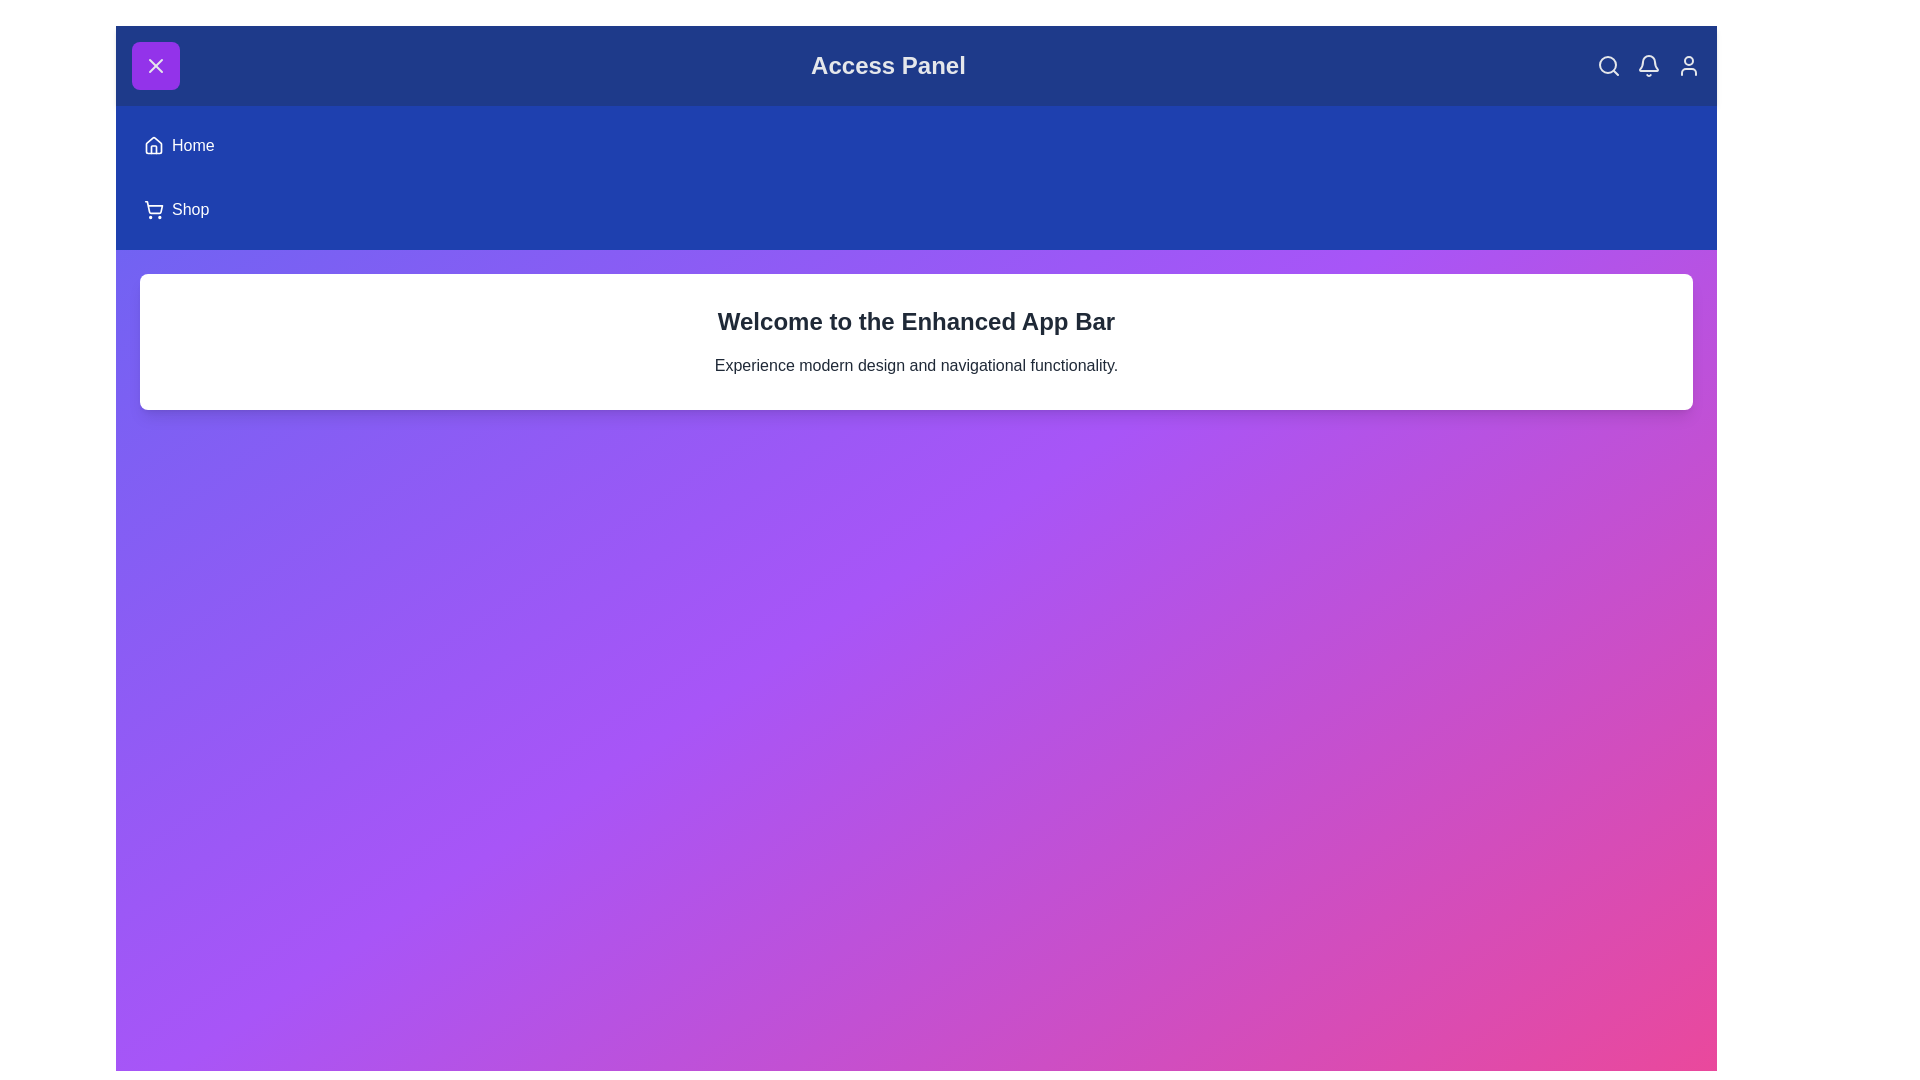 The width and height of the screenshot is (1920, 1080). I want to click on the 'Notifications' icon, so click(1649, 64).